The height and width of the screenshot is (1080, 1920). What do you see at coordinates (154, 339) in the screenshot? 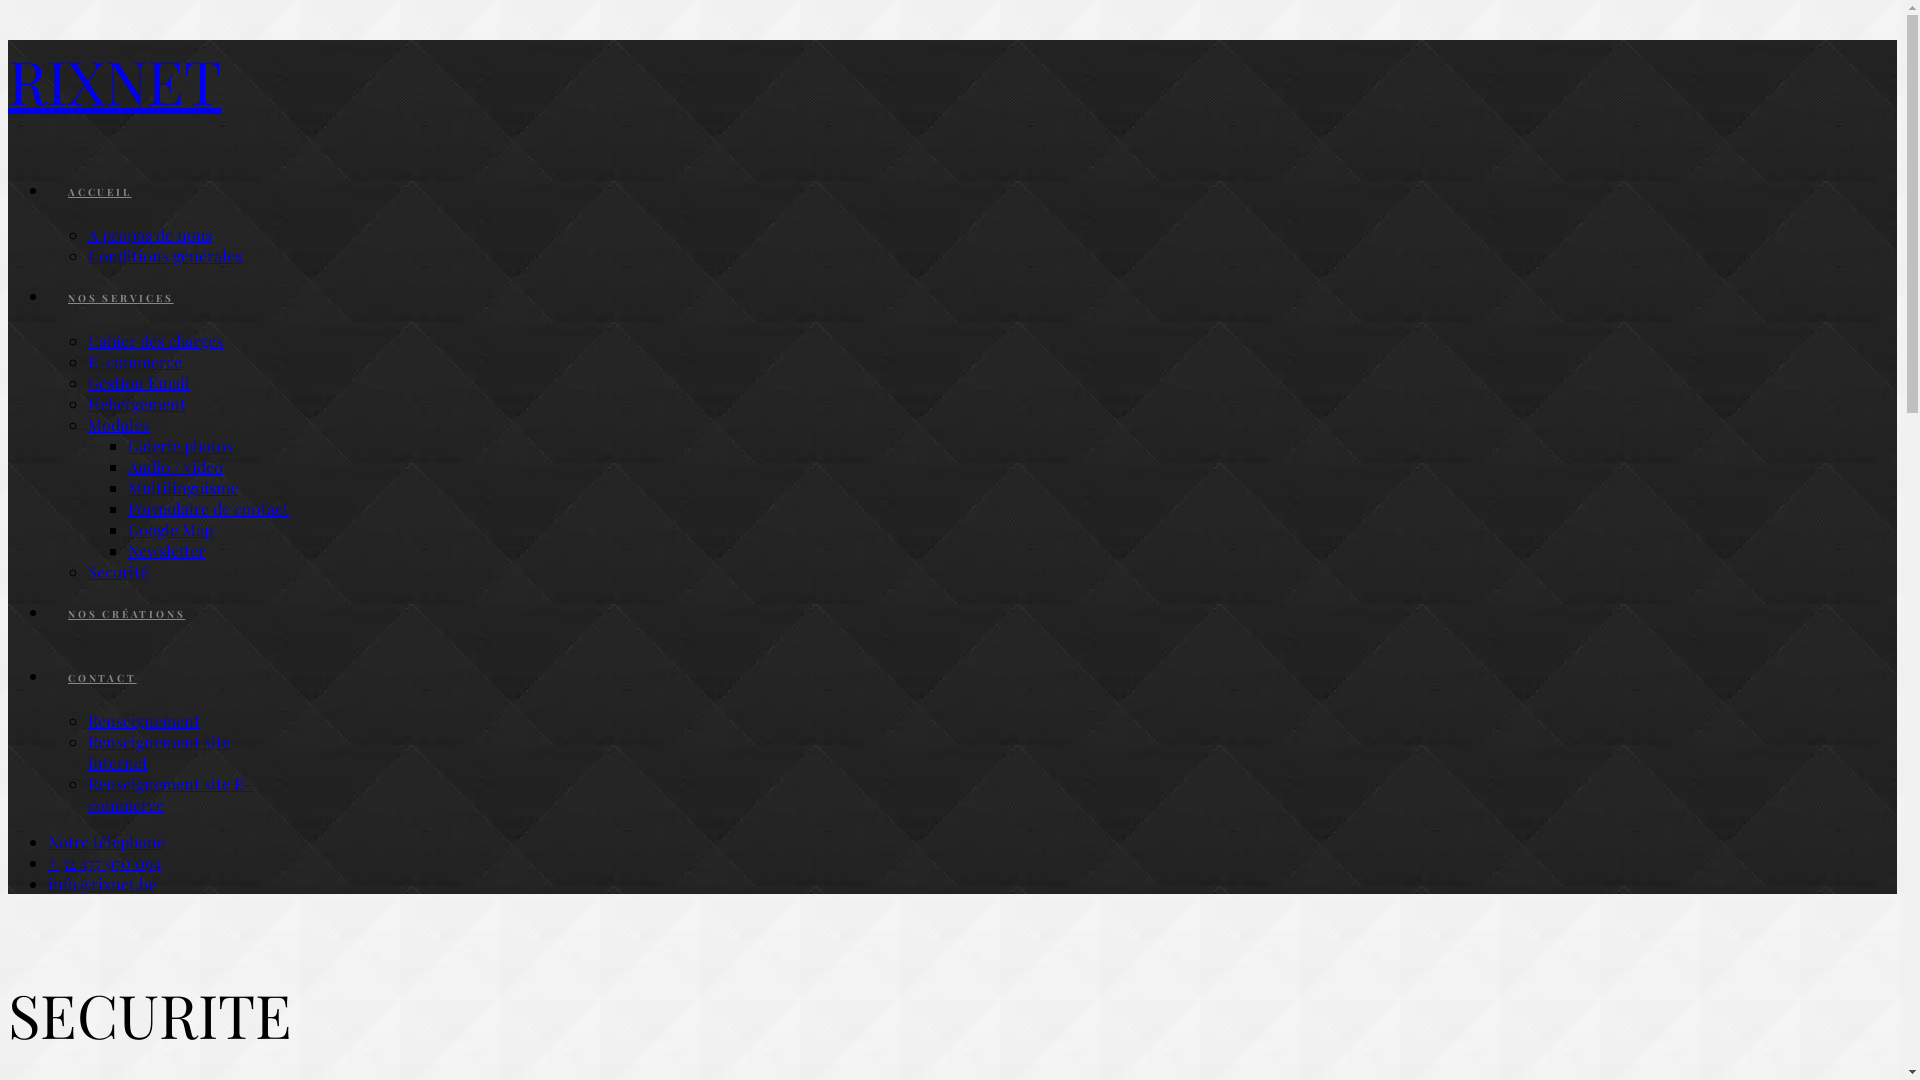
I see `'Cahier des charges'` at bounding box center [154, 339].